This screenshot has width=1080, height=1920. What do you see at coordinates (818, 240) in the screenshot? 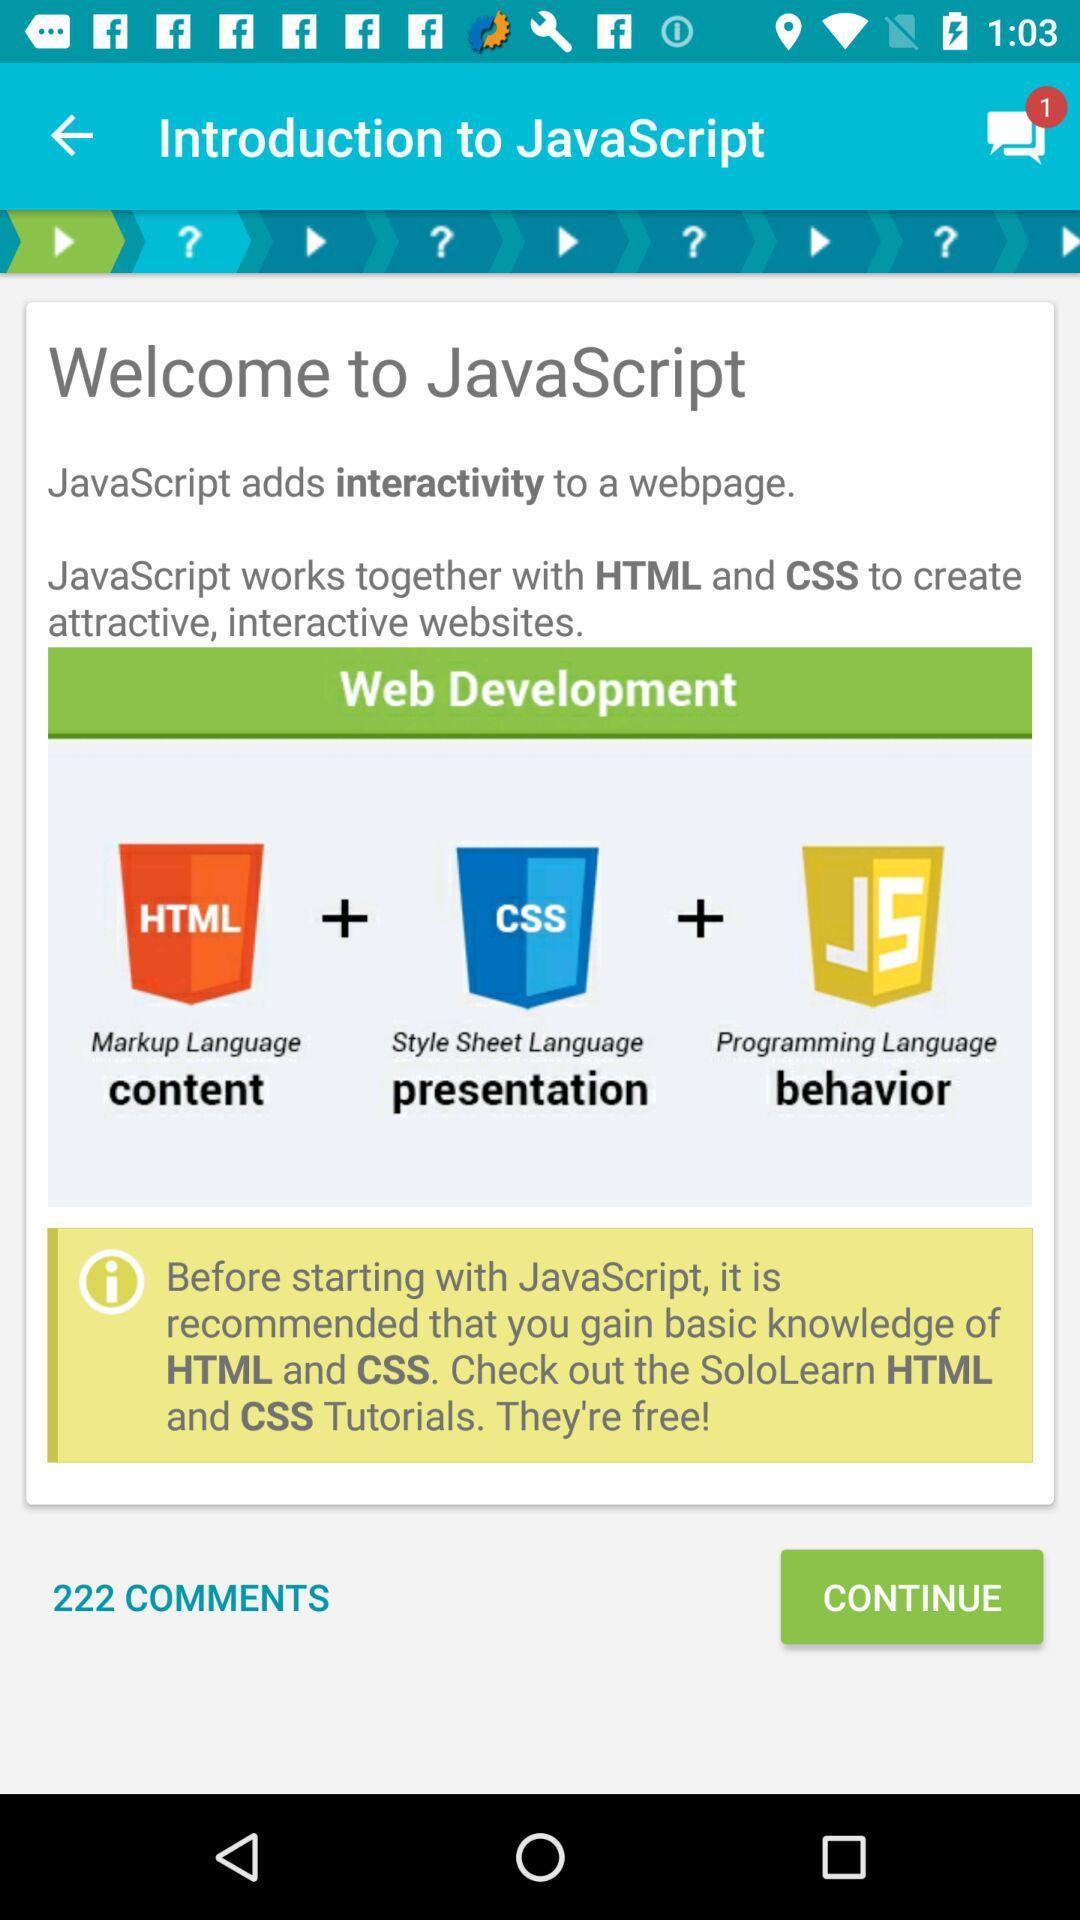
I see `next button` at bounding box center [818, 240].